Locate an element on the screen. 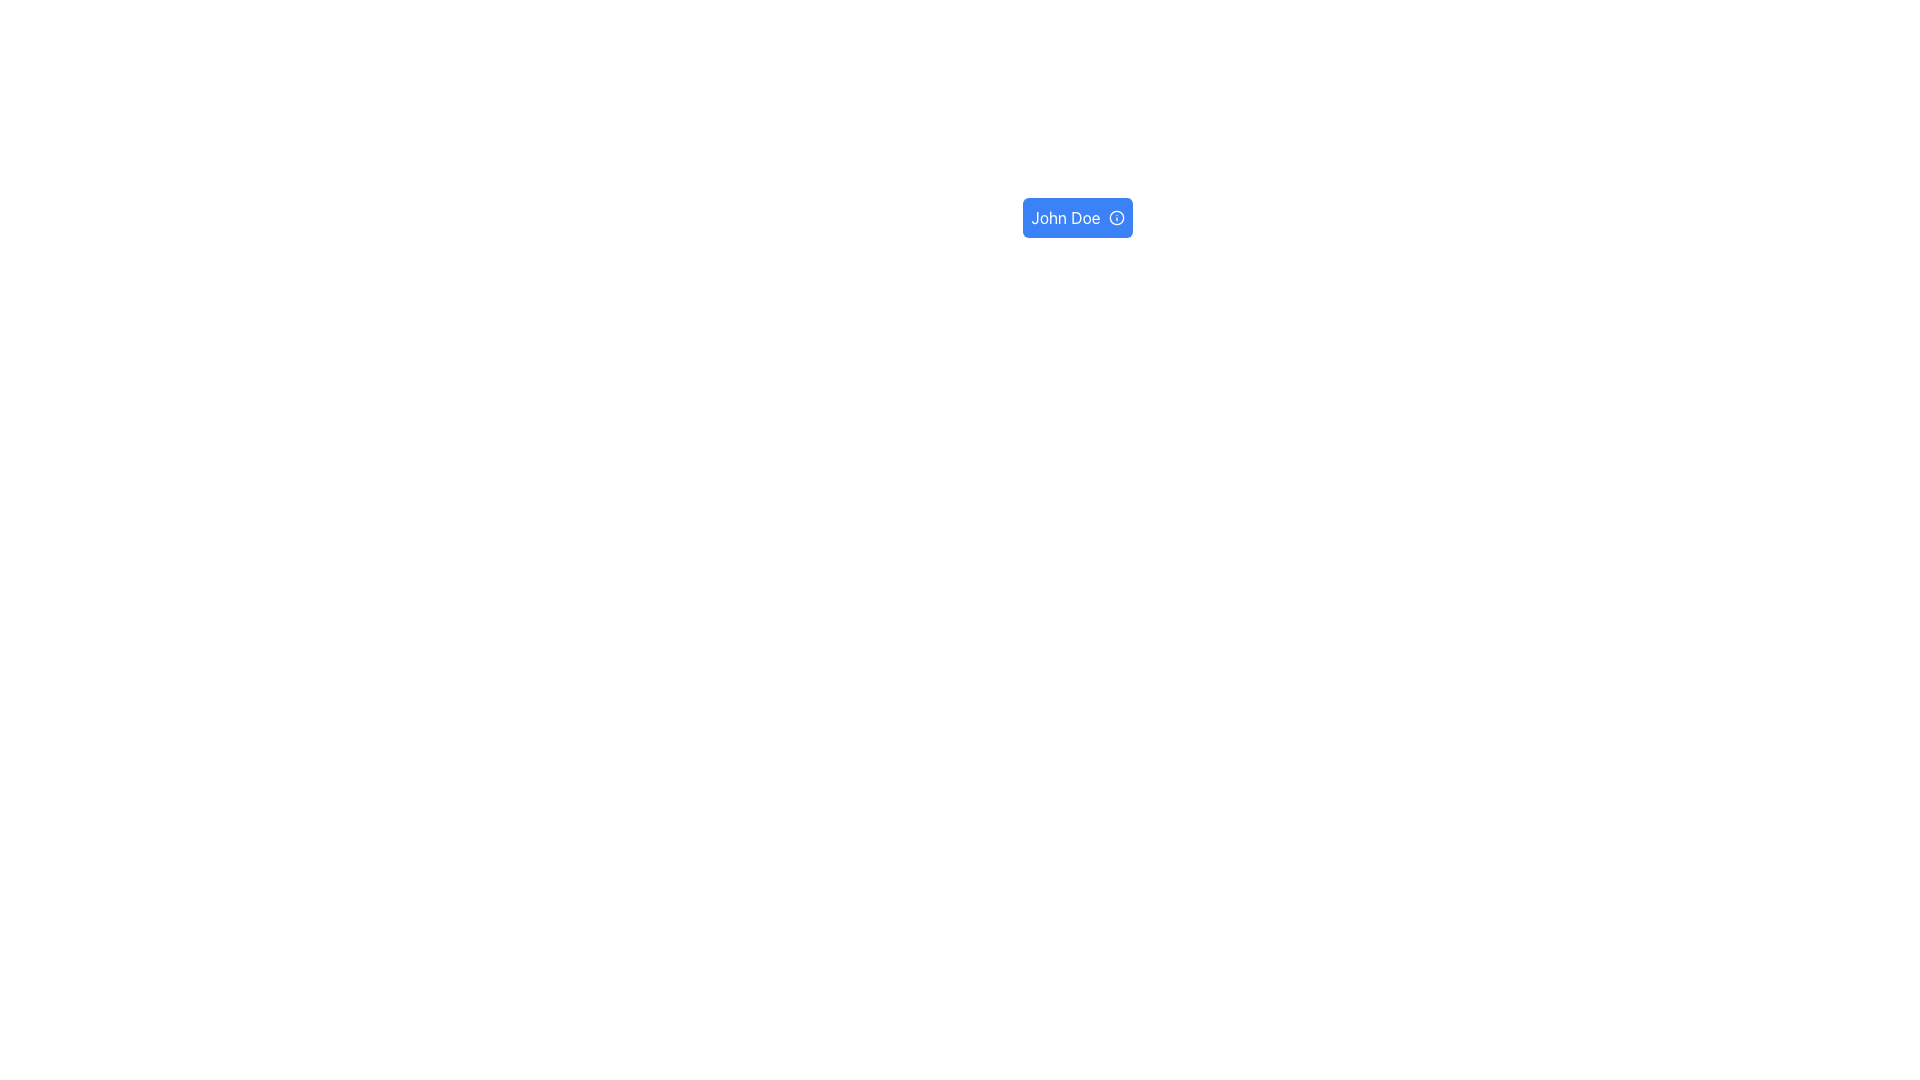  the circular graphical element that is part of an icon, located to the right of the blue tag labeled 'John Doe' is located at coordinates (1115, 218).